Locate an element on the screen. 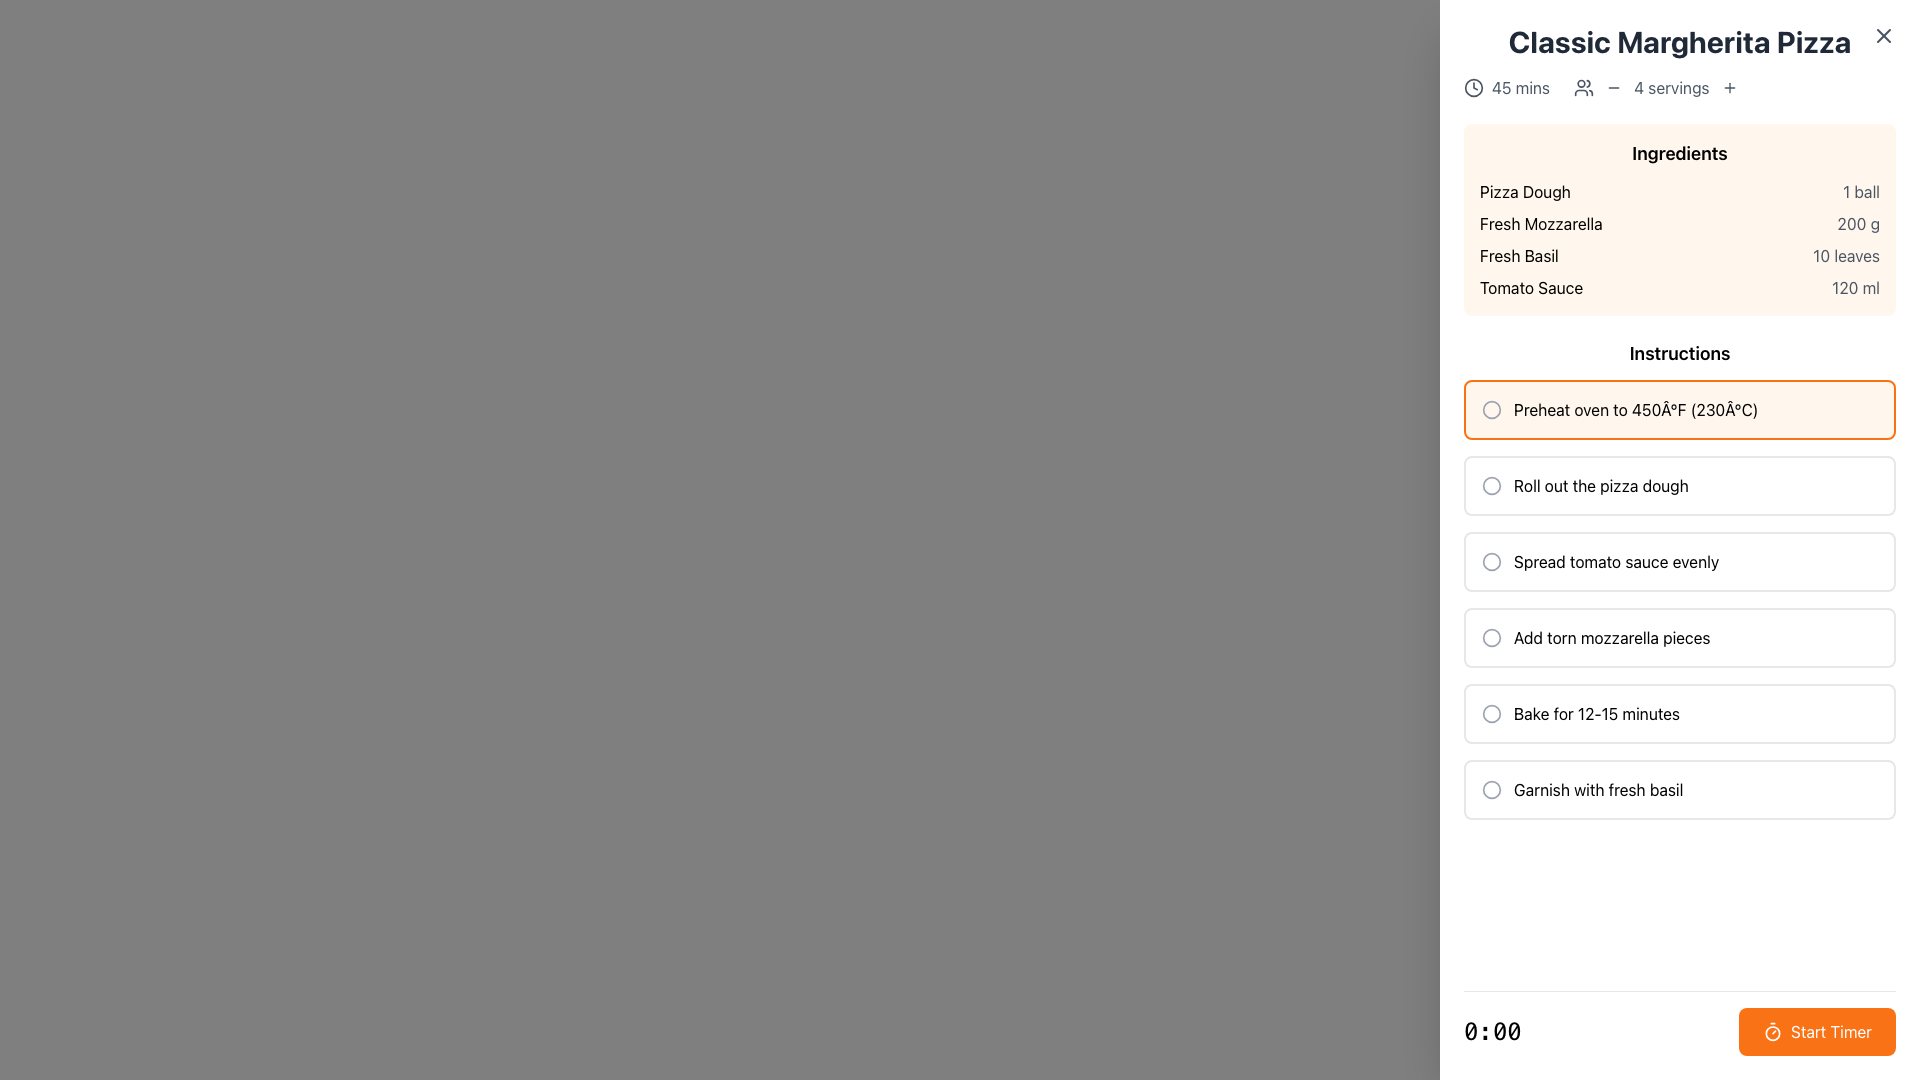  the second item in the 'Instructions' section of the recipe list that represents the instruction to roll out the pizza dough is located at coordinates (1680, 486).